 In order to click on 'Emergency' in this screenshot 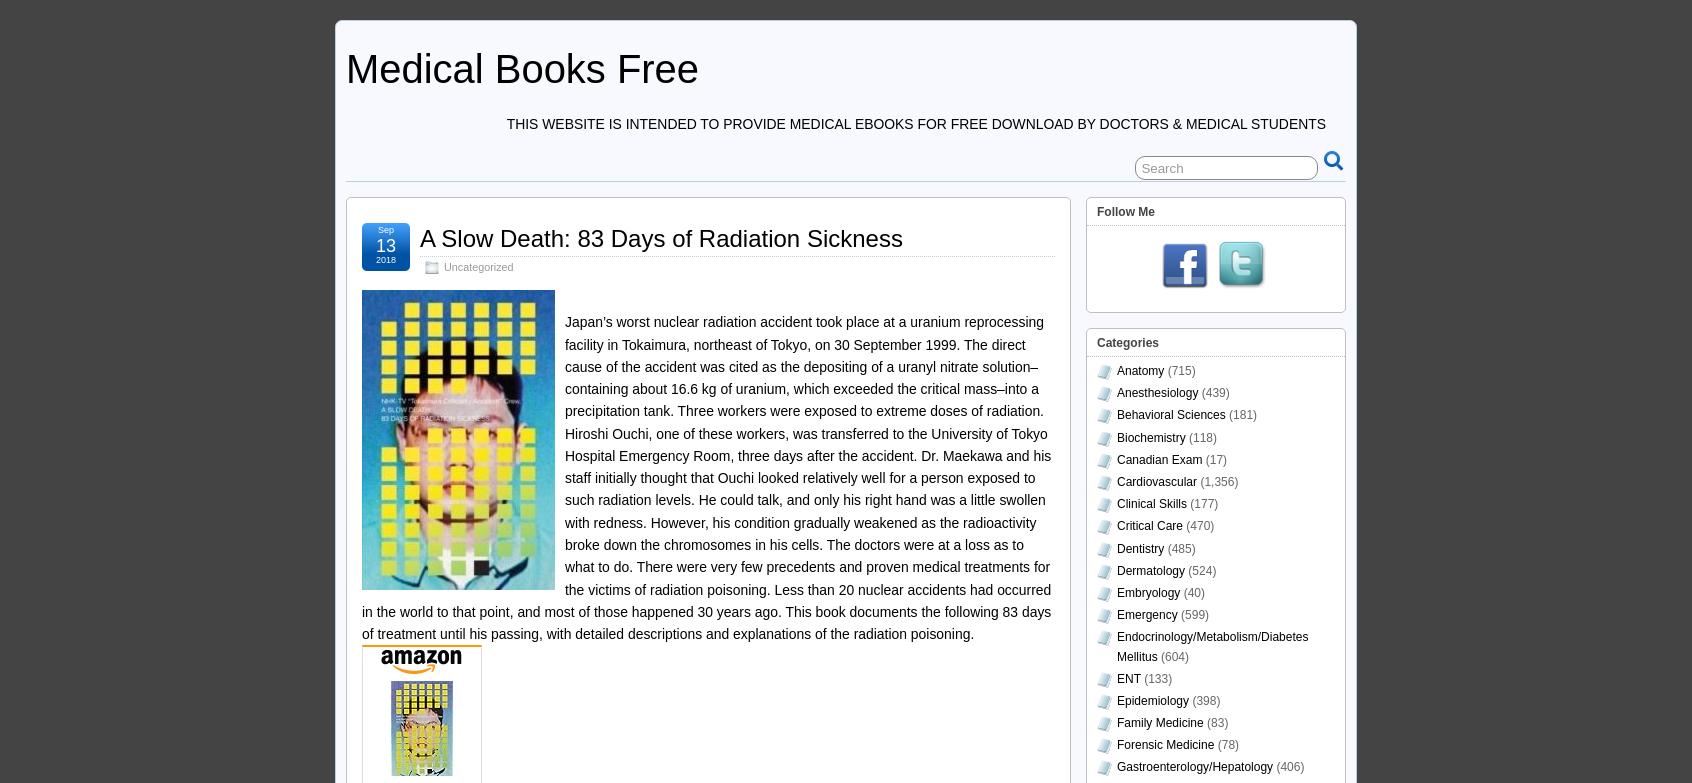, I will do `click(1146, 613)`.